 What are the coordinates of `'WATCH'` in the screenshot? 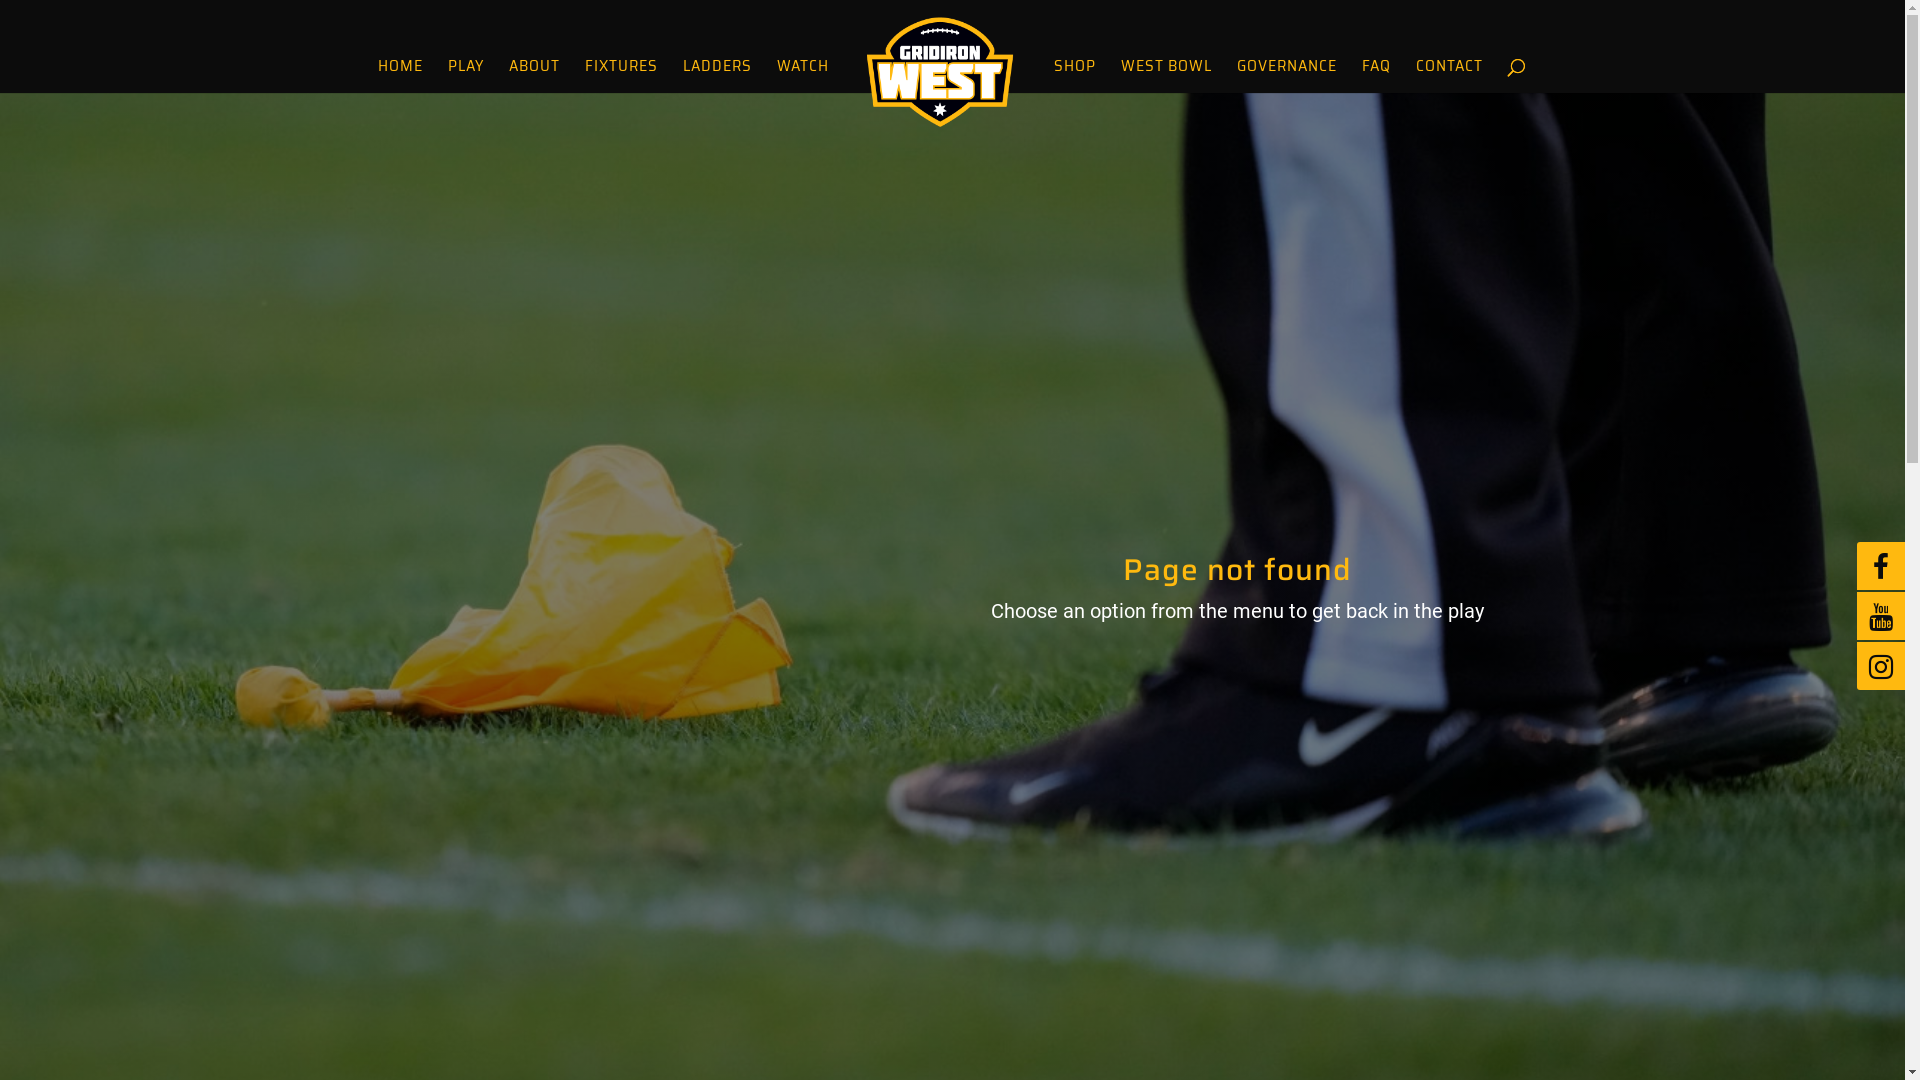 It's located at (801, 75).